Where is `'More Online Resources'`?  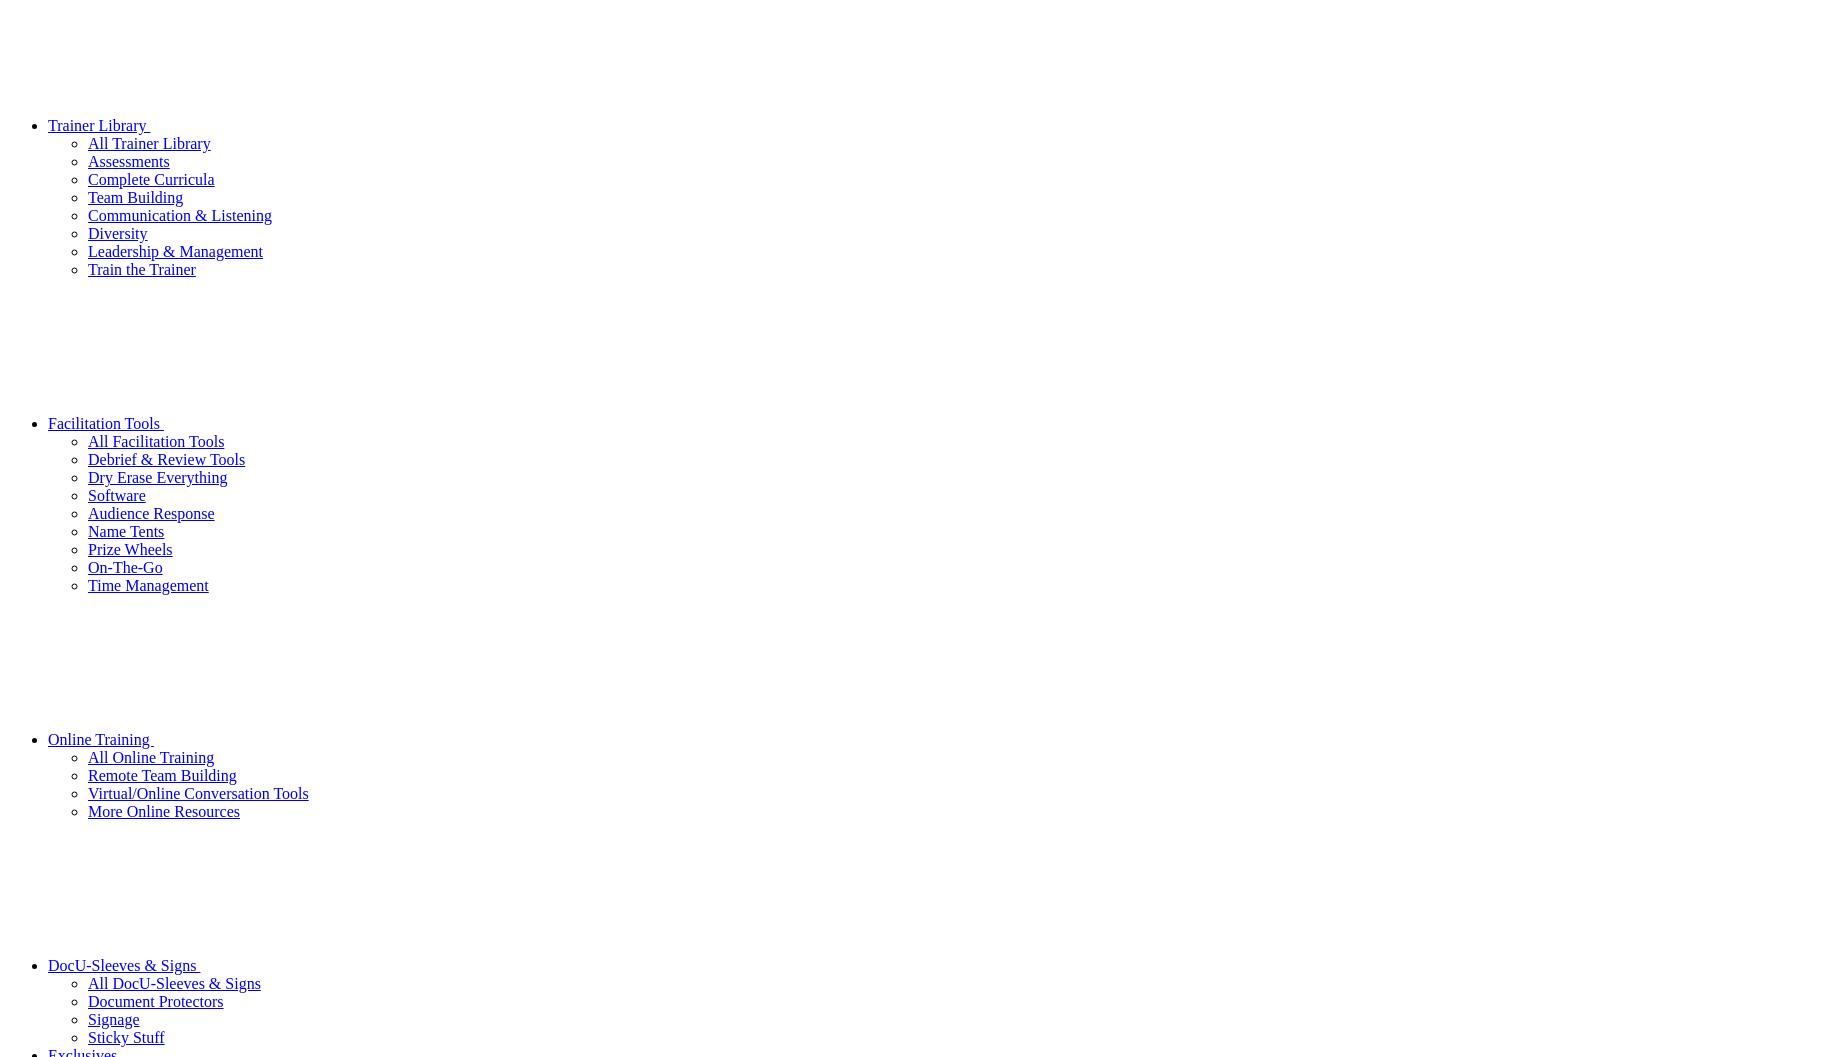
'More Online Resources' is located at coordinates (163, 810).